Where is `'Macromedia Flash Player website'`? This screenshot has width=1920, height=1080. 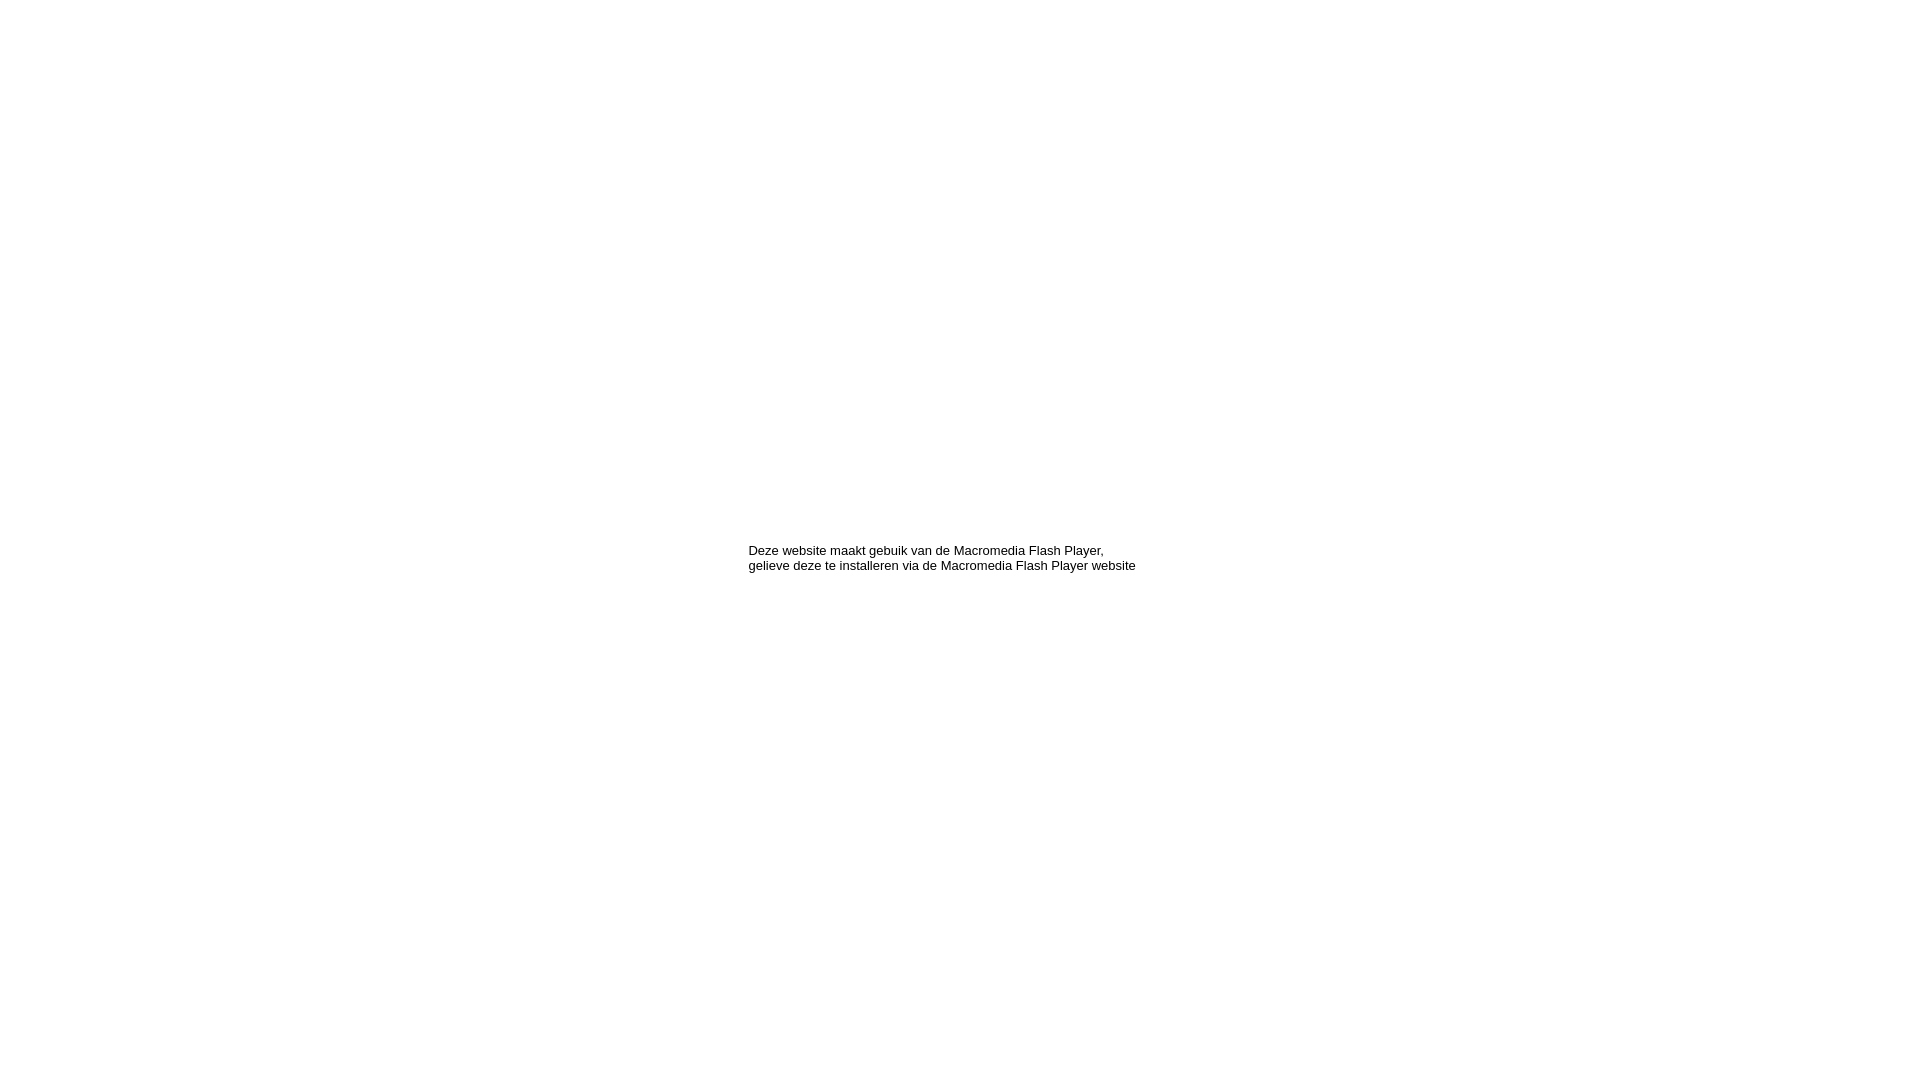 'Macromedia Flash Player website' is located at coordinates (939, 565).